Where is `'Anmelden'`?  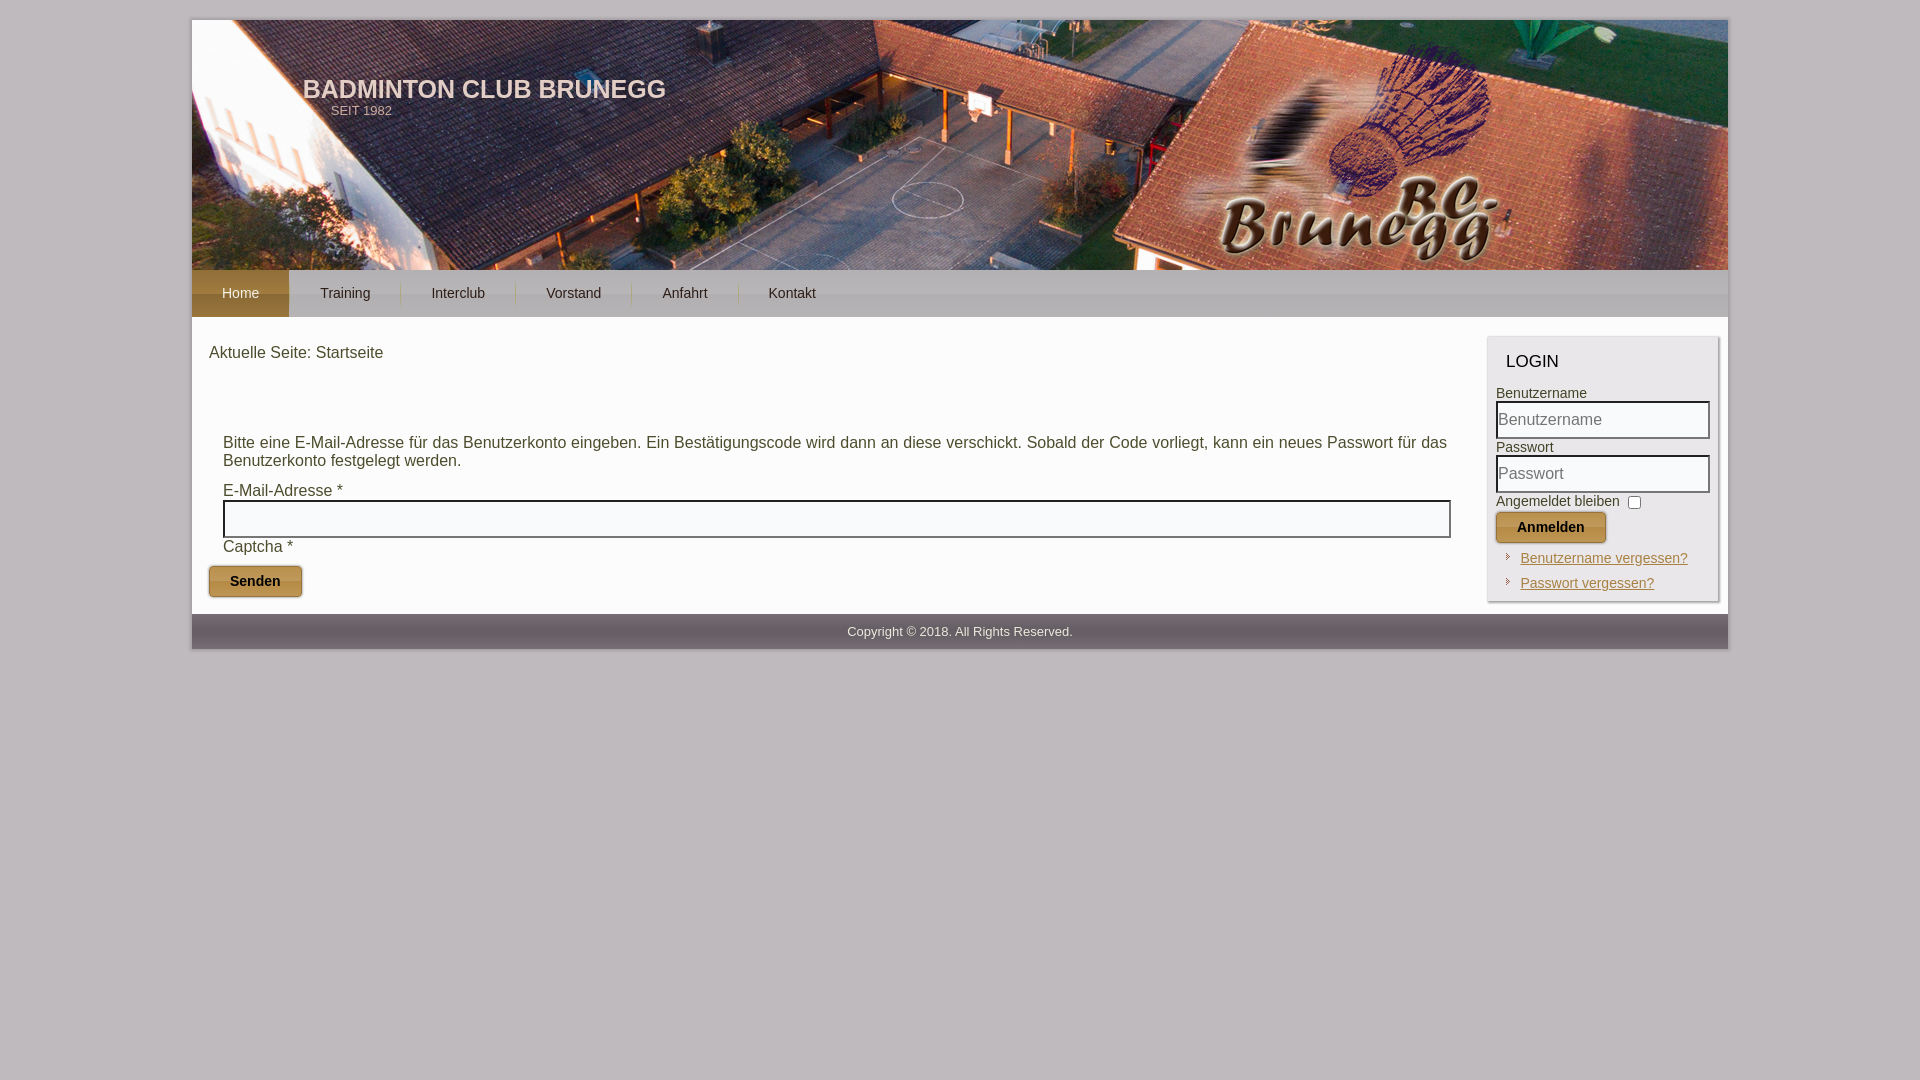
'Anmelden' is located at coordinates (1549, 526).